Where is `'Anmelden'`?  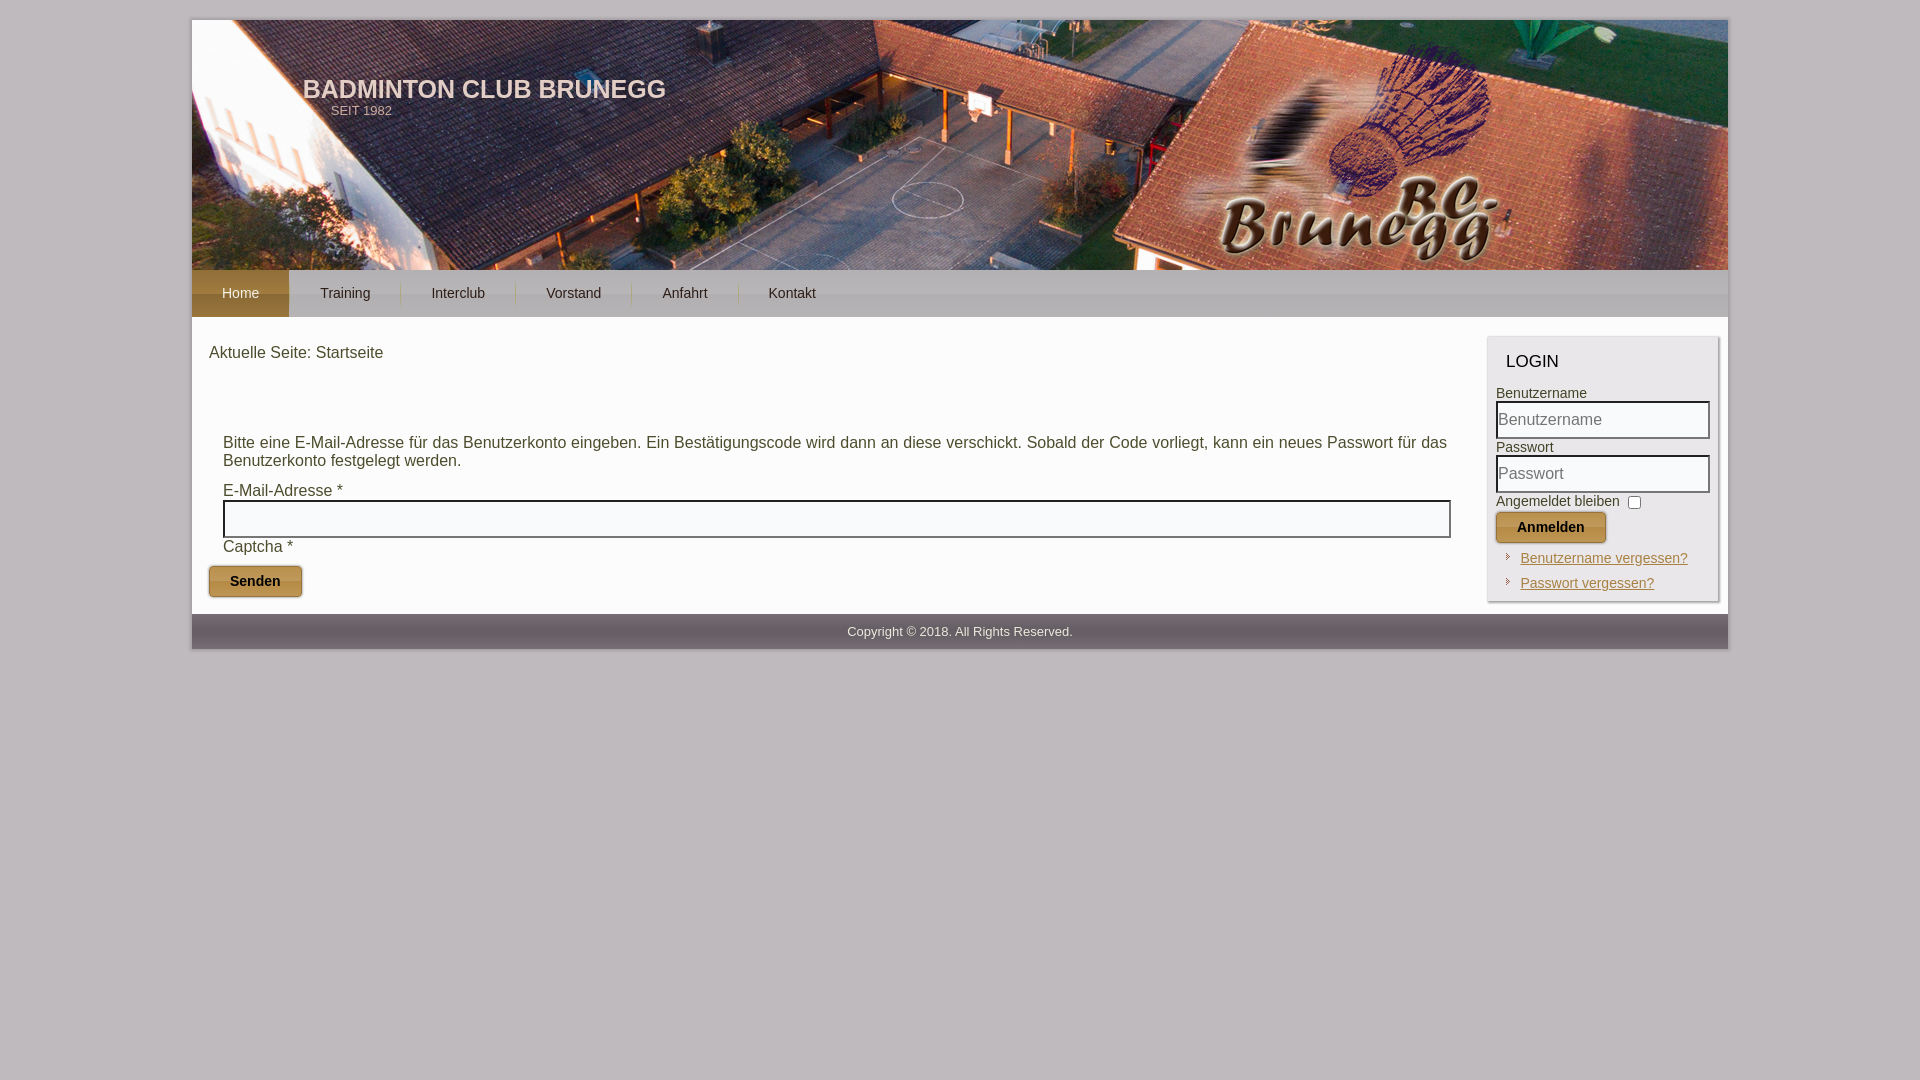
'Anmelden' is located at coordinates (1549, 526).